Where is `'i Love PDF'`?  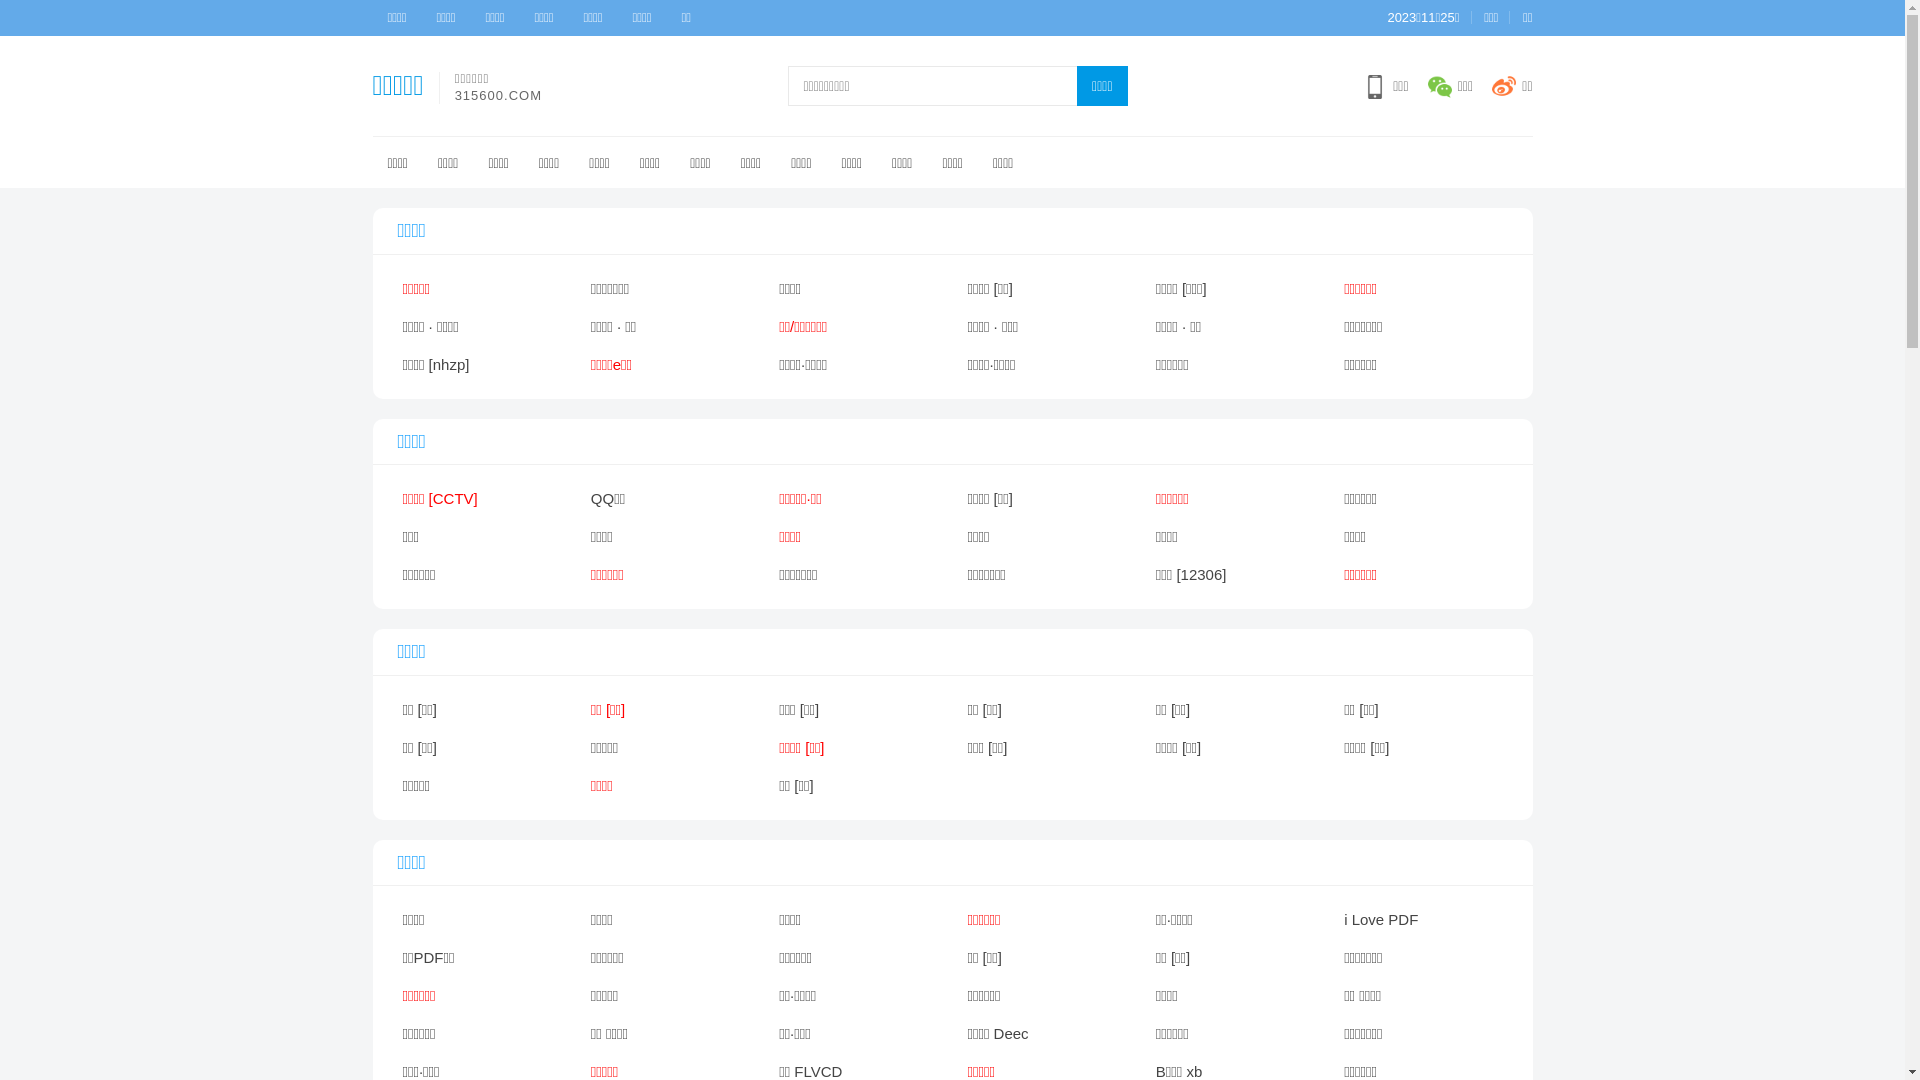 'i Love PDF' is located at coordinates (1421, 920).